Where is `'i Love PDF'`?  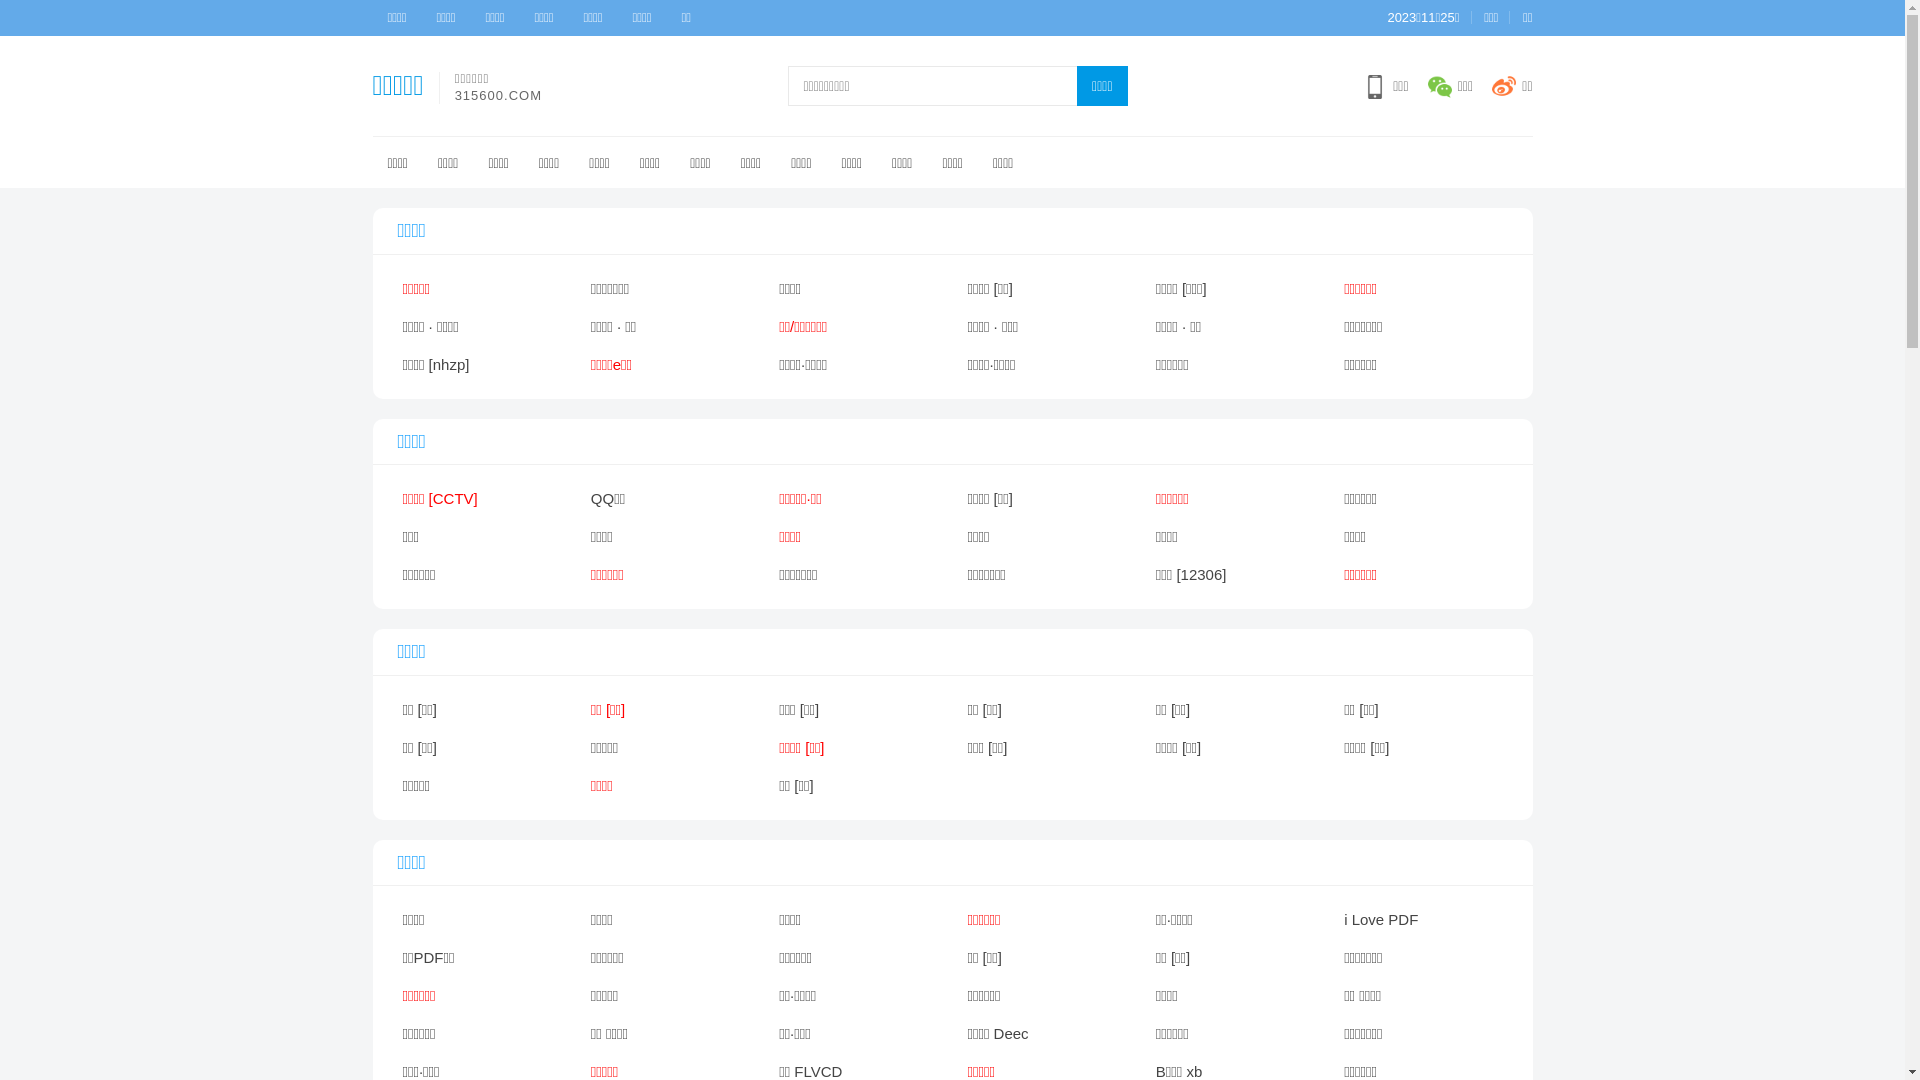 'i Love PDF' is located at coordinates (1421, 920).